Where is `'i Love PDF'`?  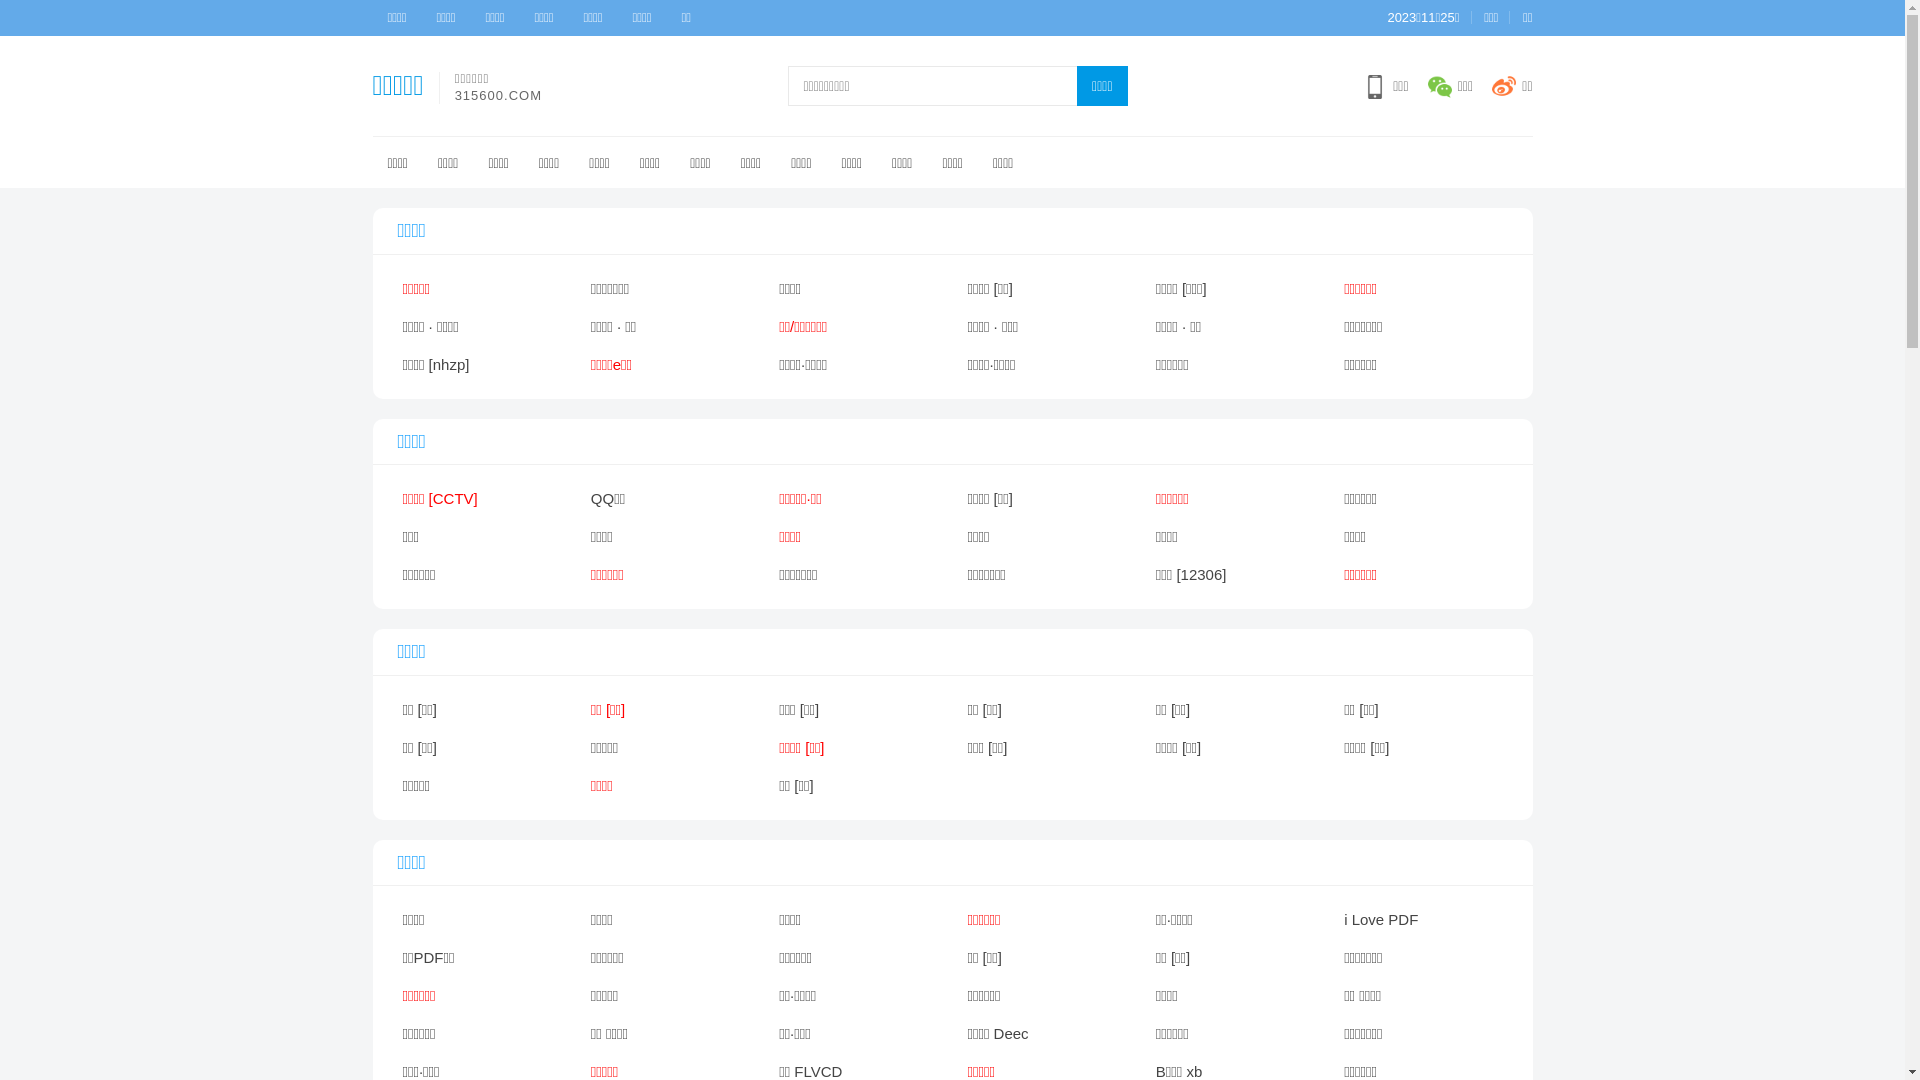 'i Love PDF' is located at coordinates (1421, 920).